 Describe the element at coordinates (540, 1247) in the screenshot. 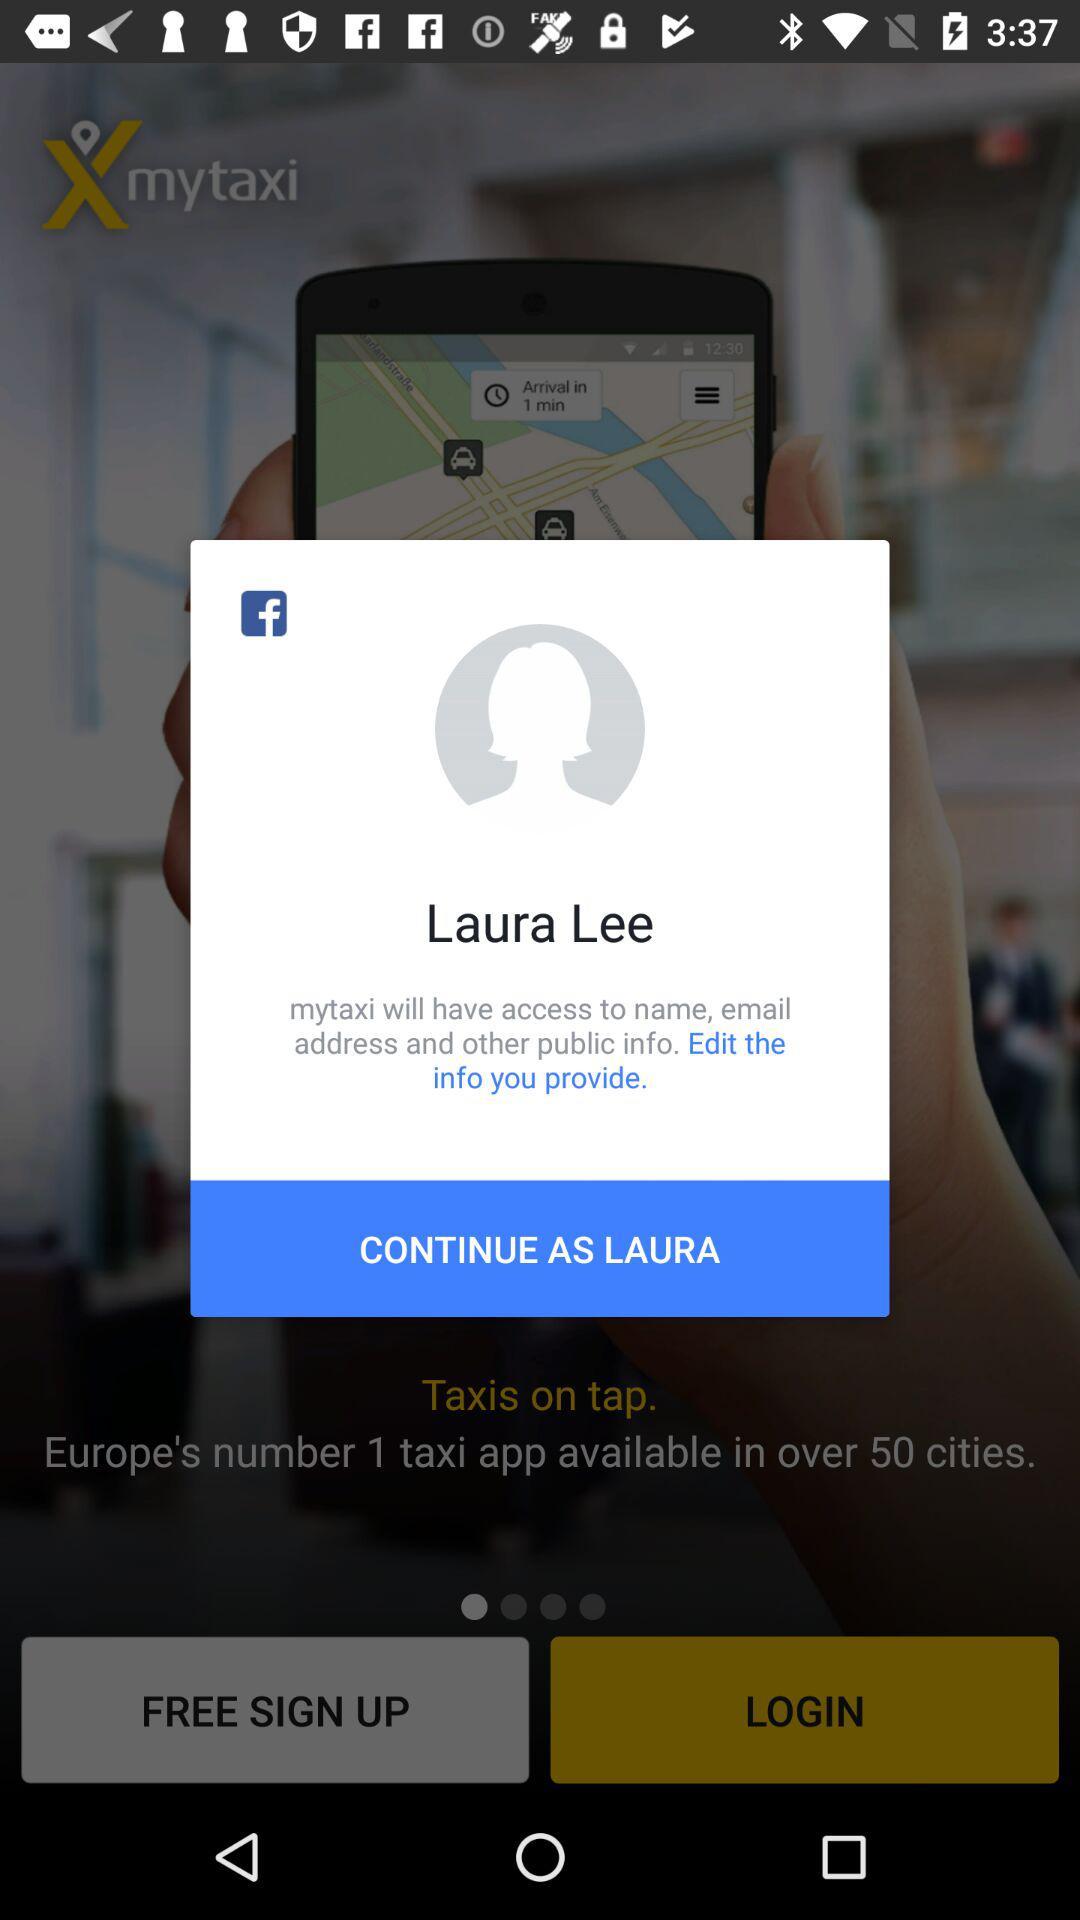

I see `the continue as laura item` at that location.